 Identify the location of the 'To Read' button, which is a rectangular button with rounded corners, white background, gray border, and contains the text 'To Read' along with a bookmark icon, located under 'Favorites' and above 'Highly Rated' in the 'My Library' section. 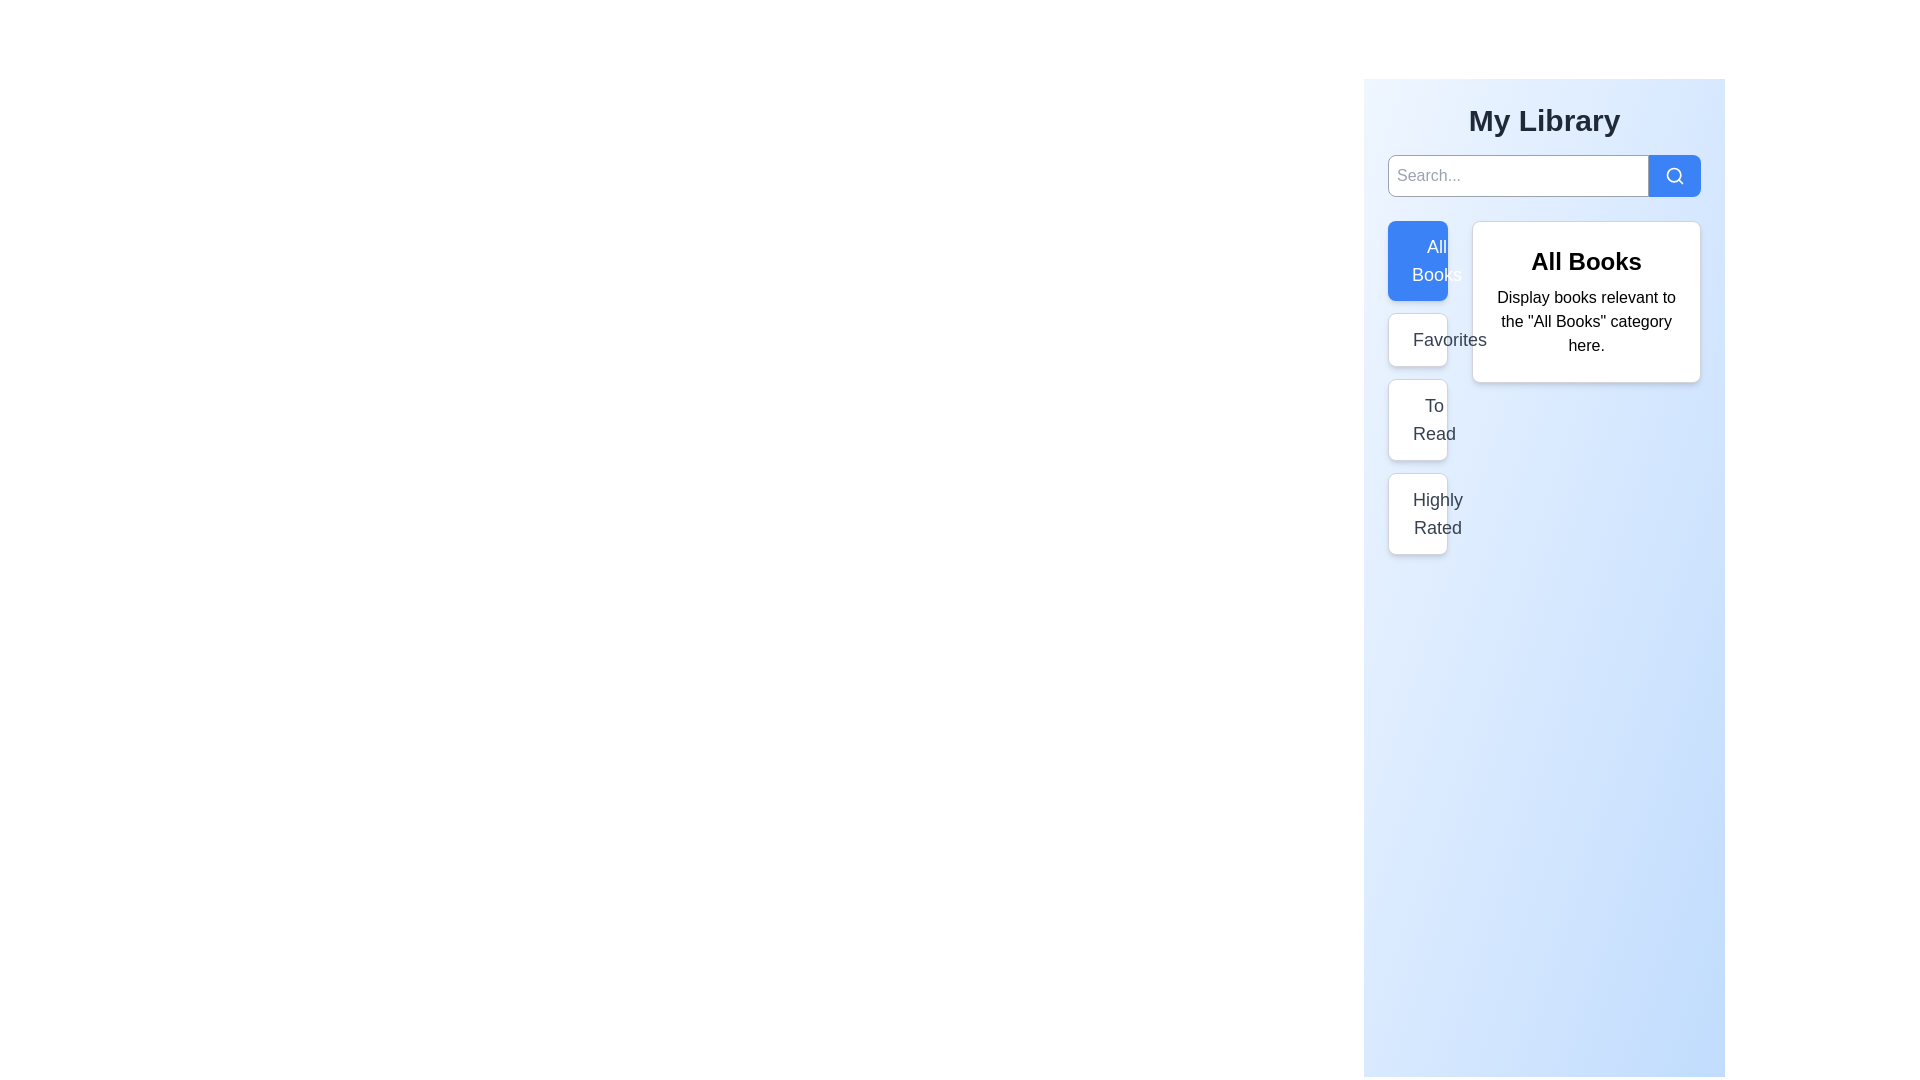
(1417, 419).